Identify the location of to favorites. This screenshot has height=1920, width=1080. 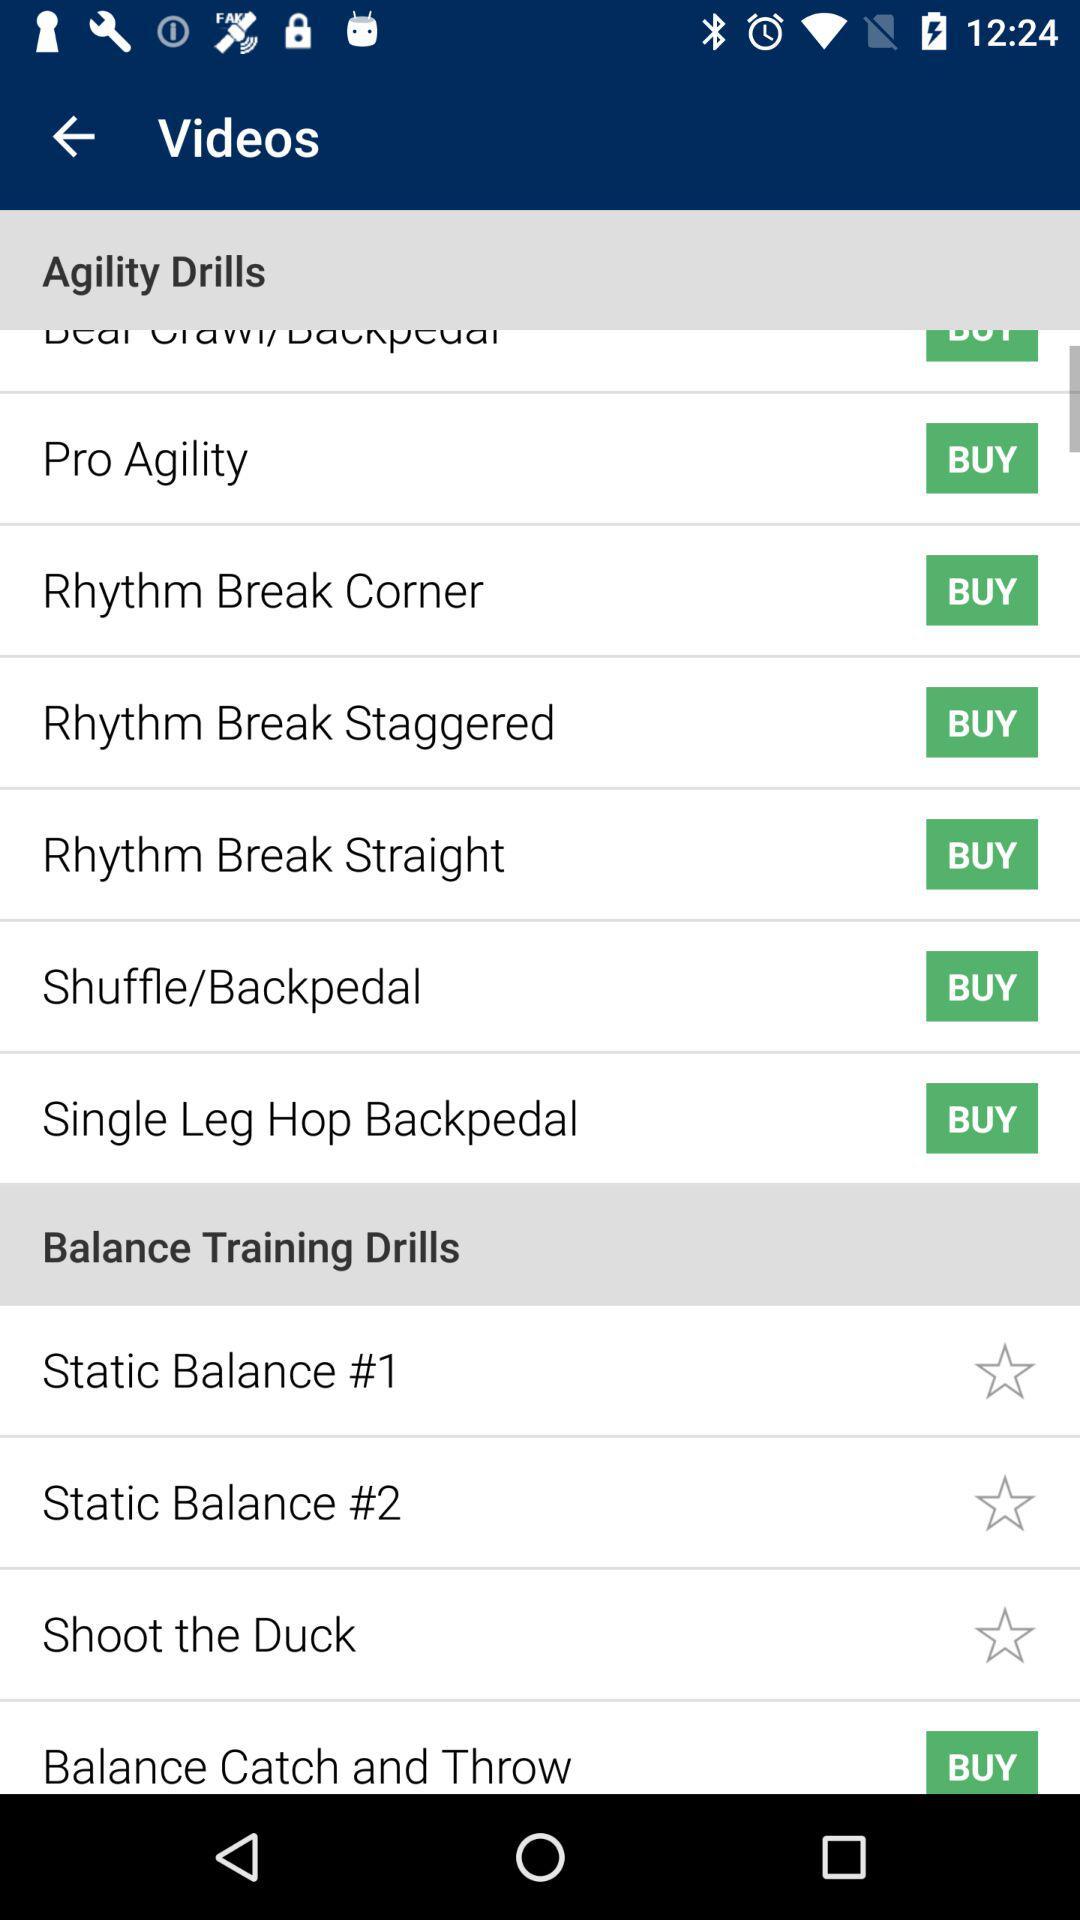
(1026, 1620).